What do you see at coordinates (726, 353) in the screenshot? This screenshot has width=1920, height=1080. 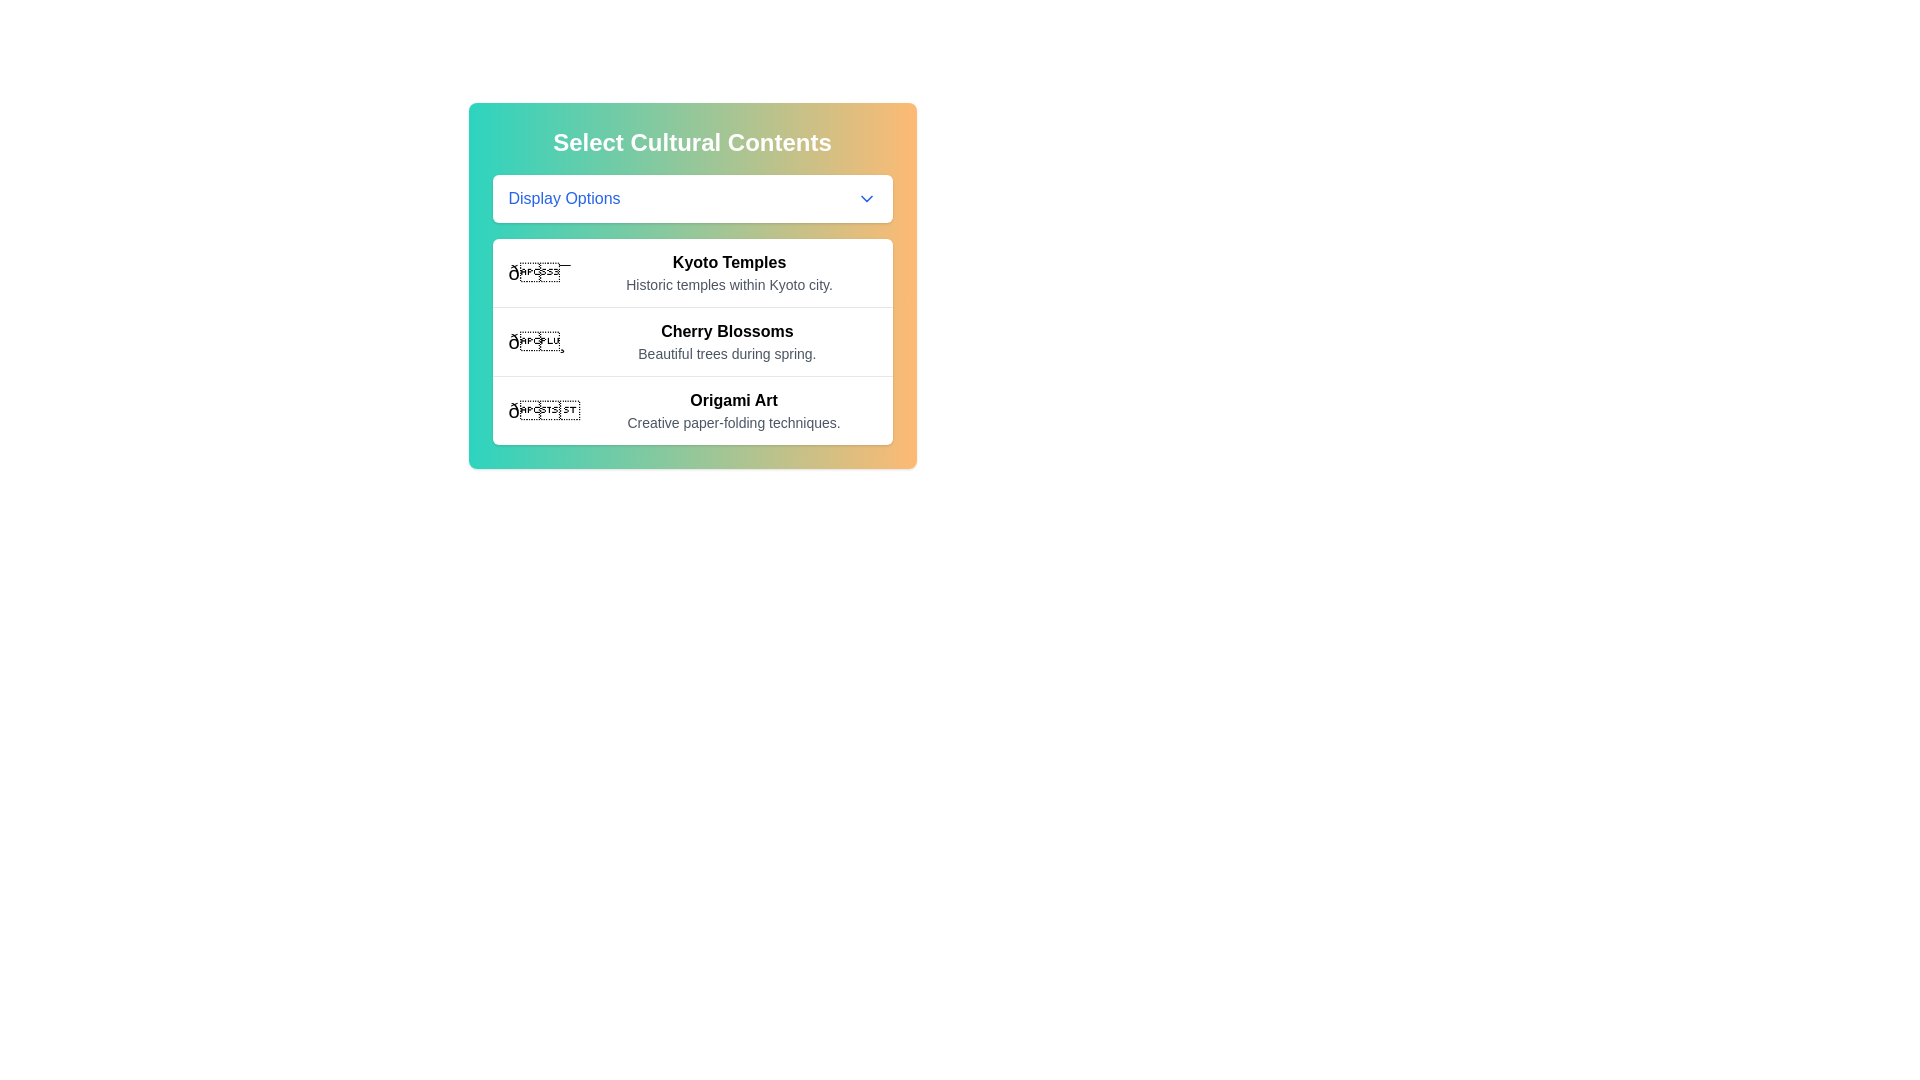 I see `text label displaying 'Beautiful trees during spring.' located below the title 'Cherry Blossoms' in the selectable content section` at bounding box center [726, 353].